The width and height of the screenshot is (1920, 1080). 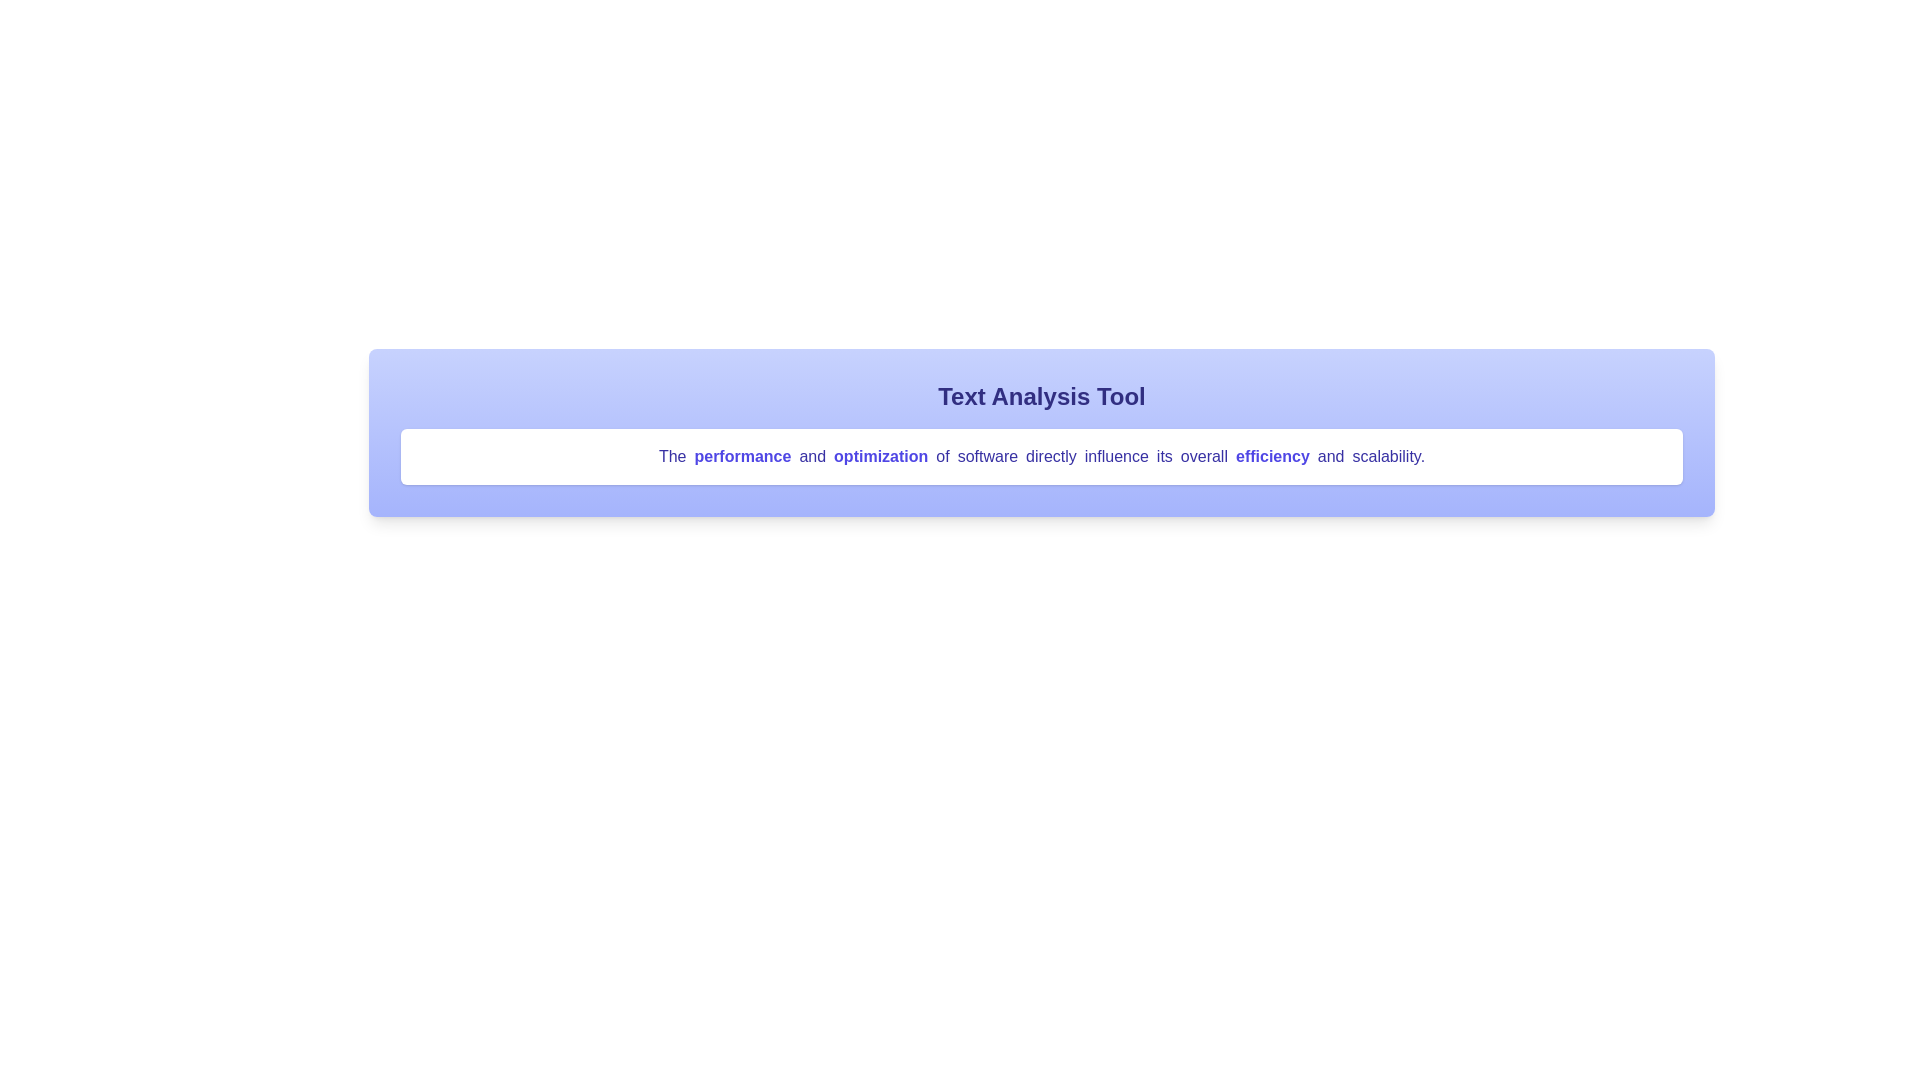 I want to click on the clickable text fragment displaying 'scalability' styled in indigo, located at the bottom center of the blue interface within a white box with rounded corners, so click(x=1387, y=456).